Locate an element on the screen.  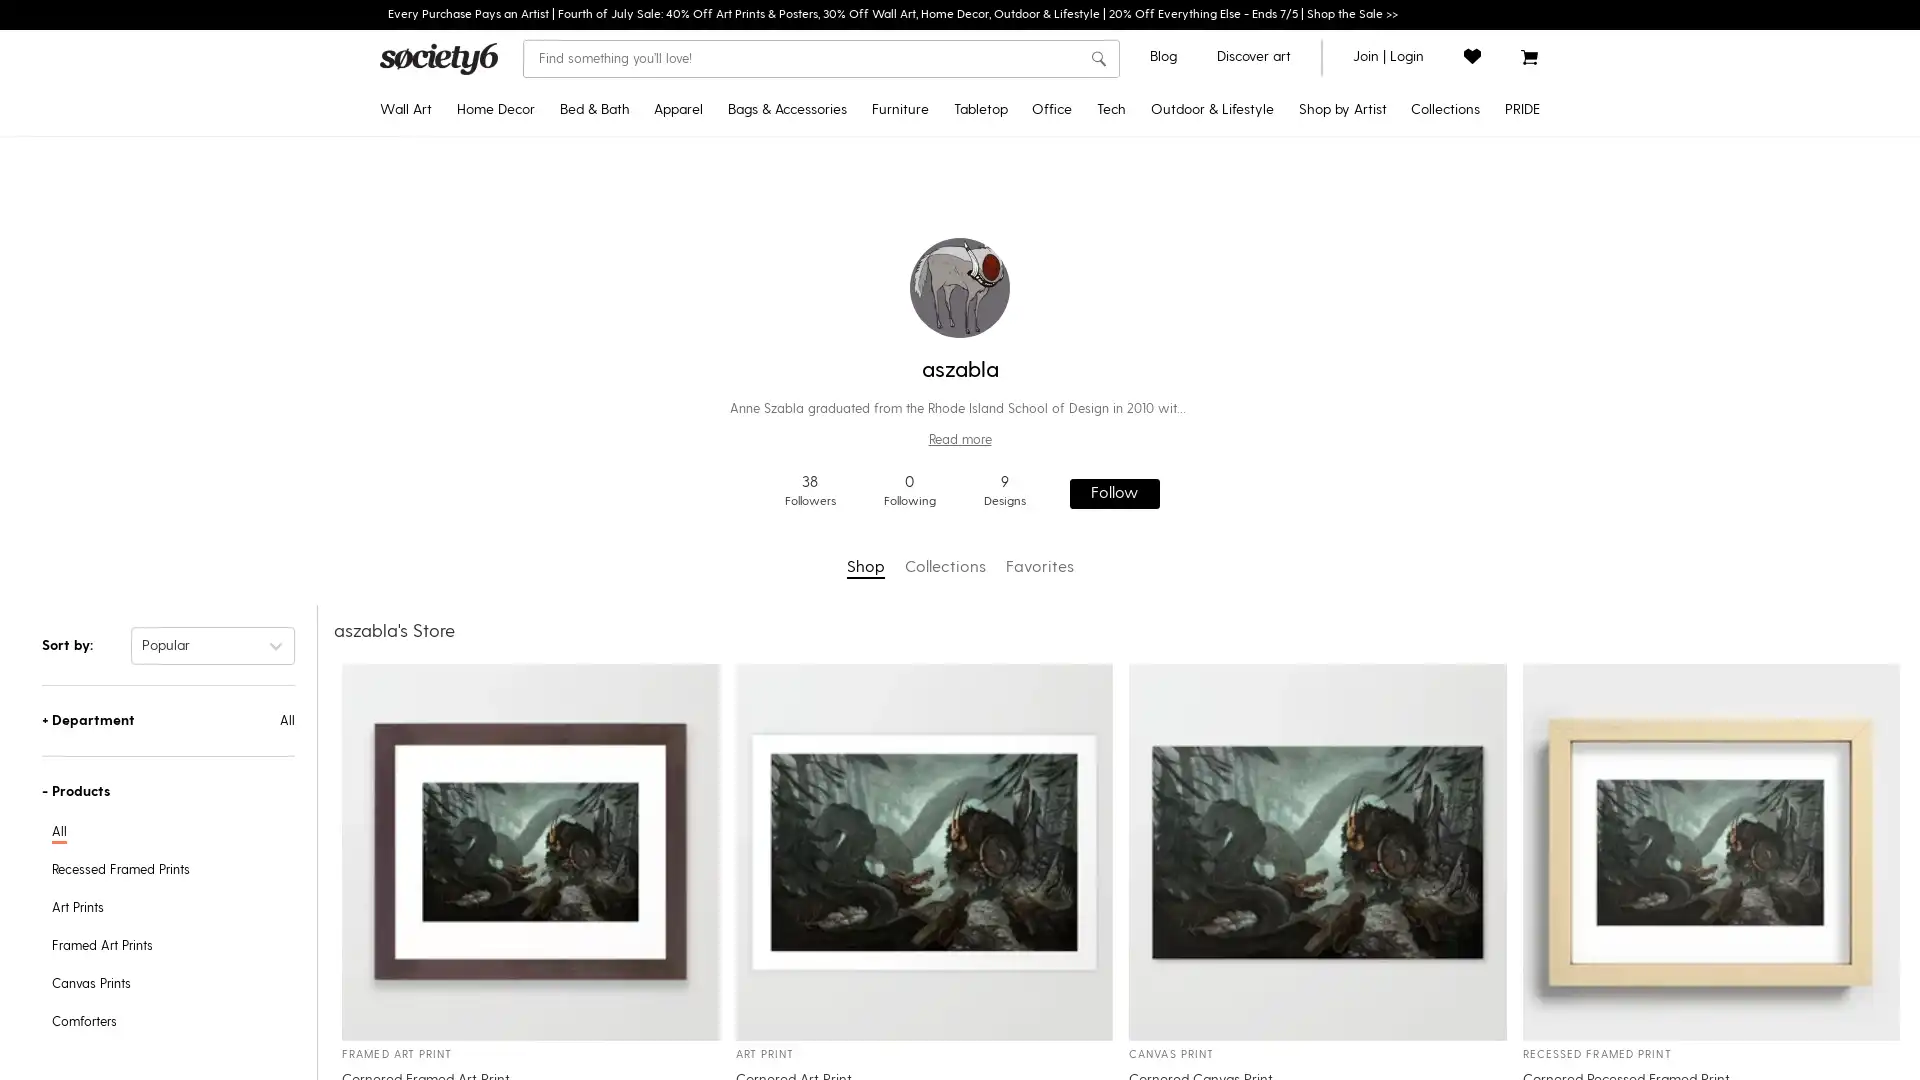
Folding Stools is located at coordinates (1238, 547).